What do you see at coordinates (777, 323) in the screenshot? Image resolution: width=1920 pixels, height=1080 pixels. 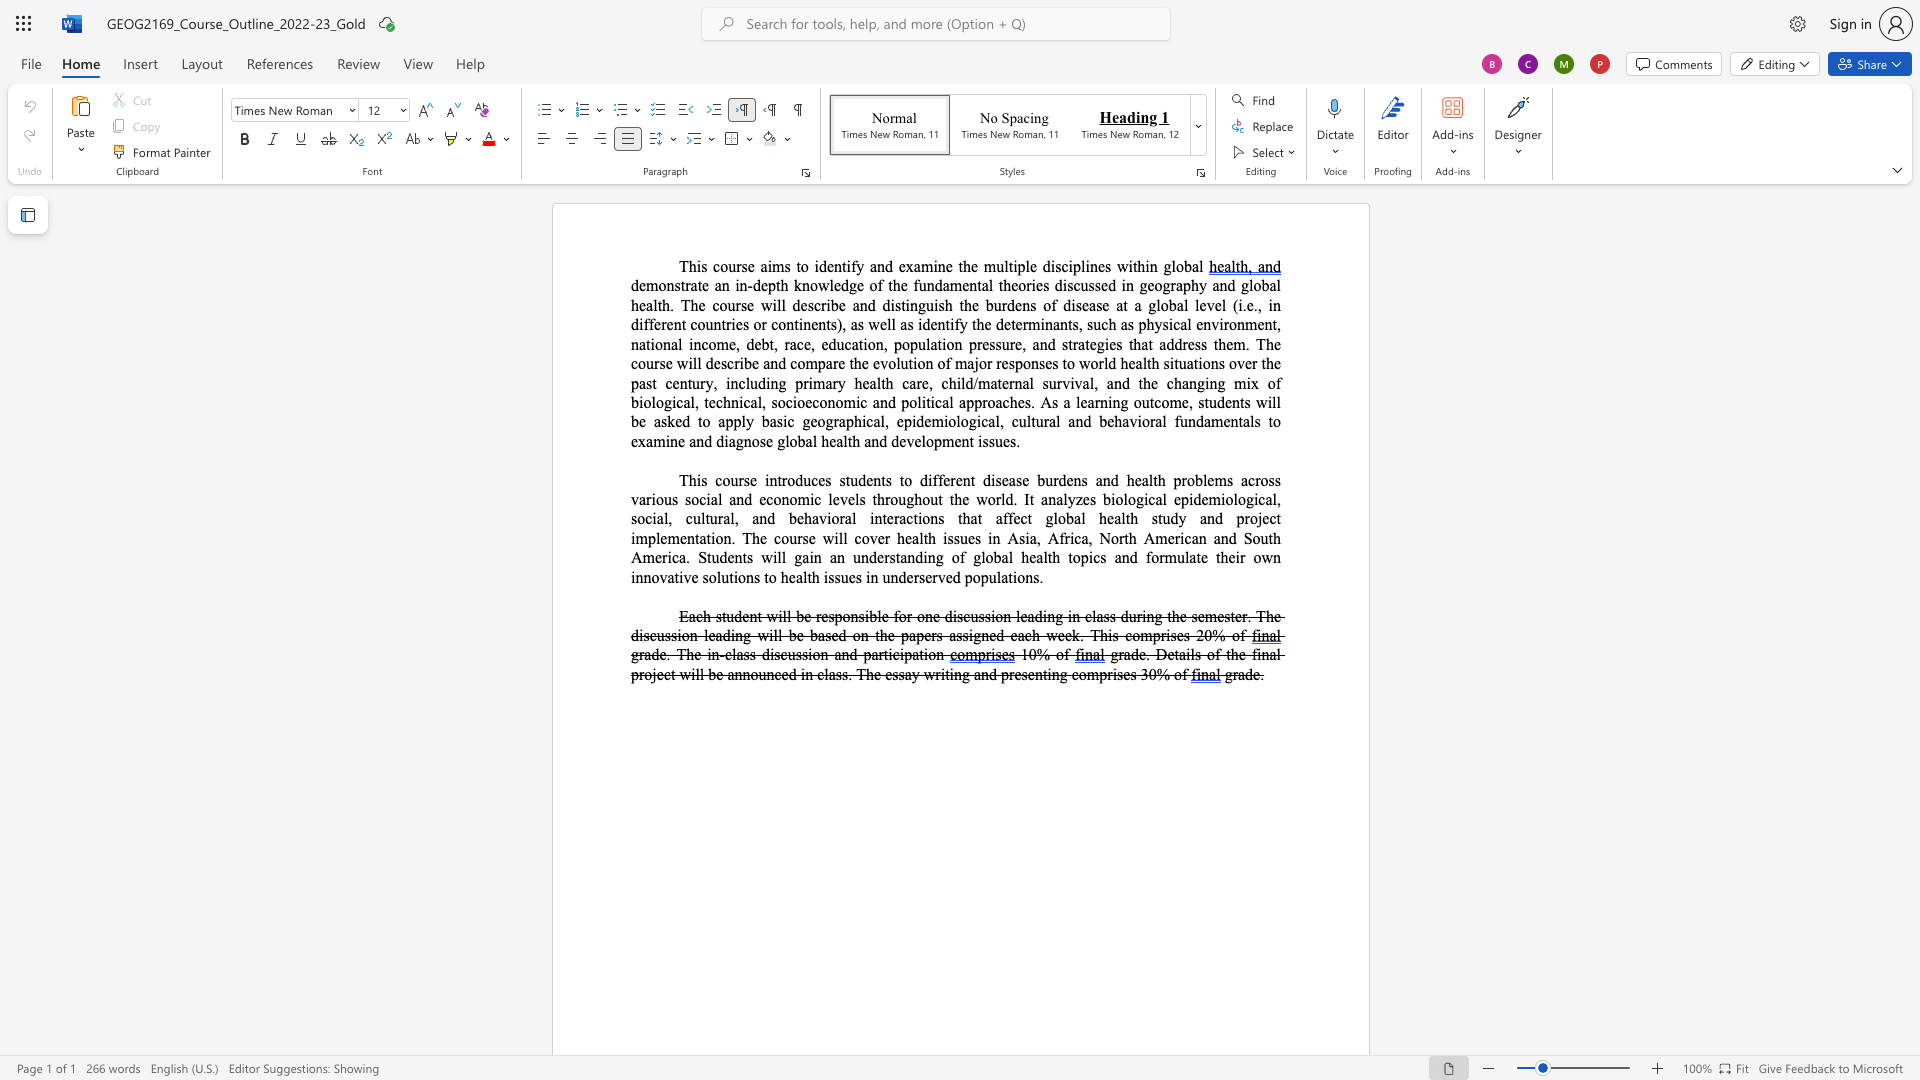 I see `the space between the continuous character "c" and "o" in the text` at bounding box center [777, 323].